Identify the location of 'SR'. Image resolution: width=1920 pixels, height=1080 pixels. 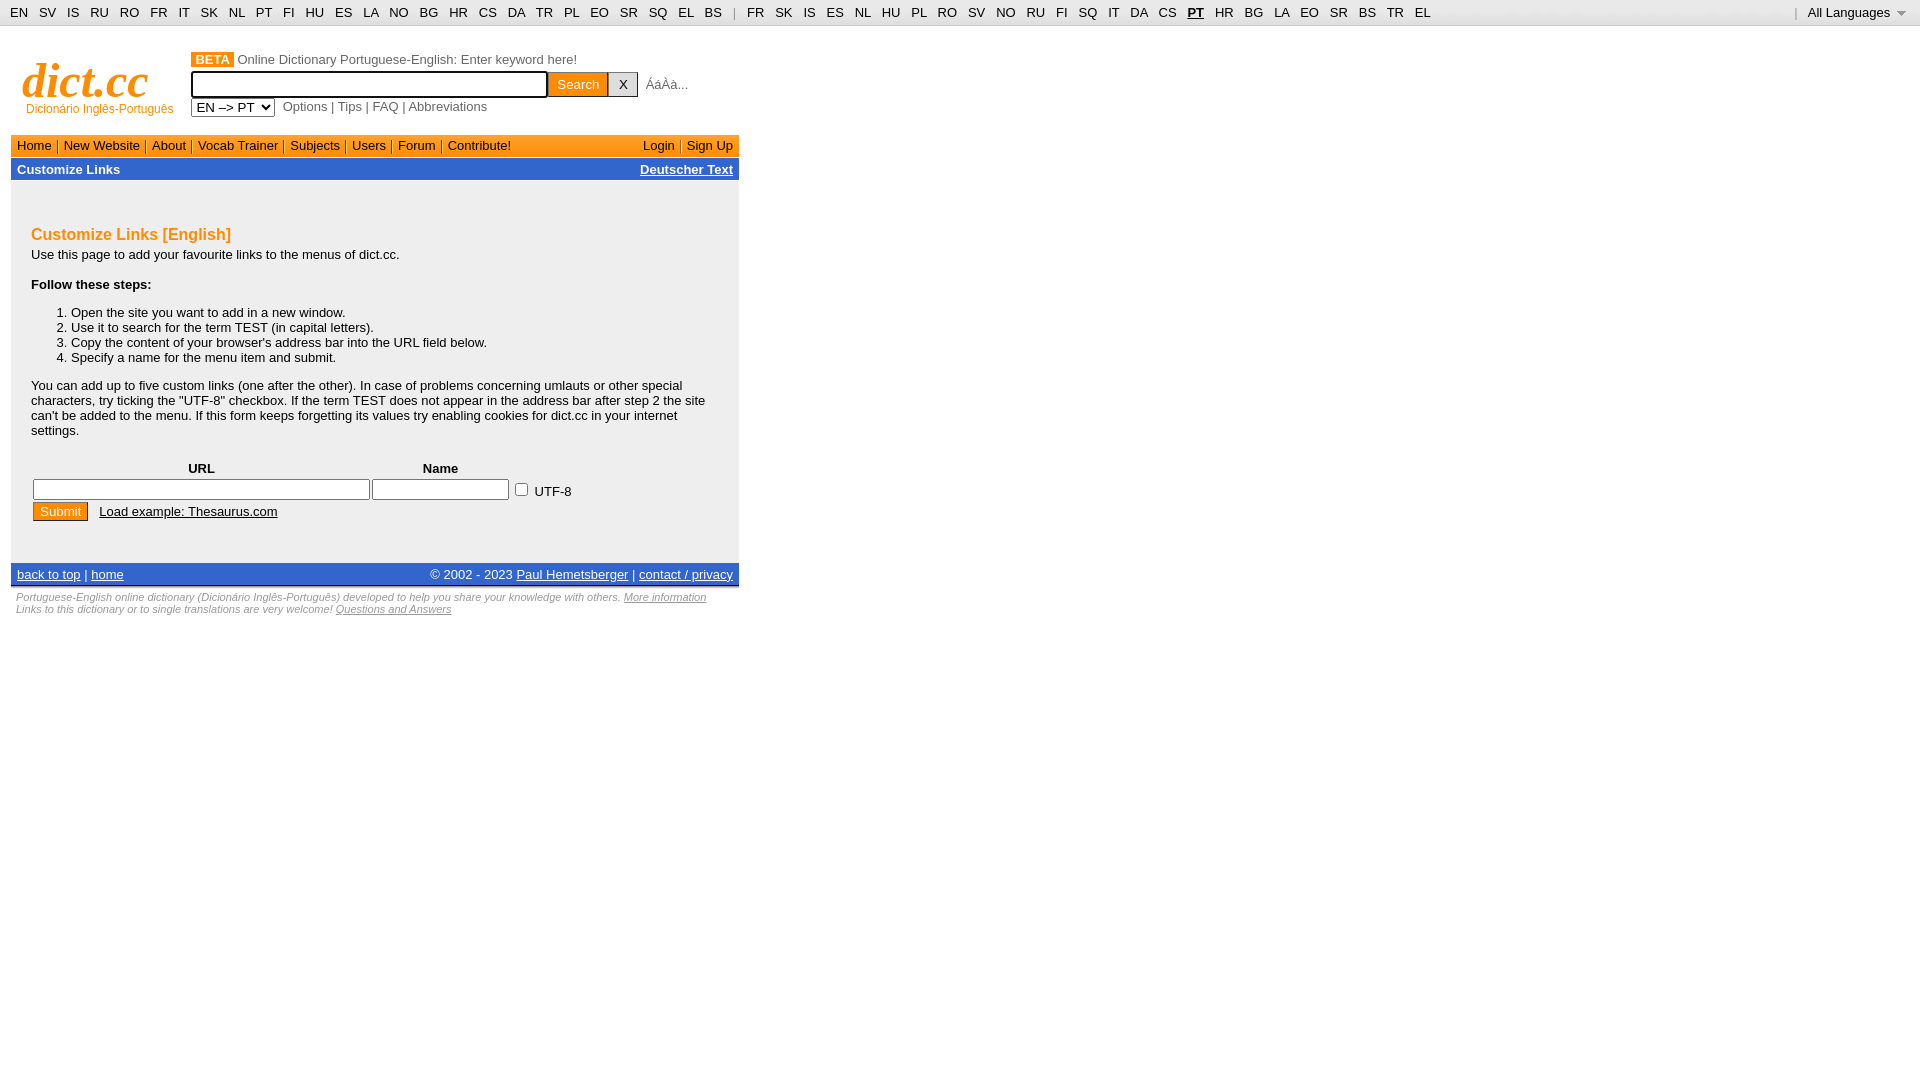
(618, 12).